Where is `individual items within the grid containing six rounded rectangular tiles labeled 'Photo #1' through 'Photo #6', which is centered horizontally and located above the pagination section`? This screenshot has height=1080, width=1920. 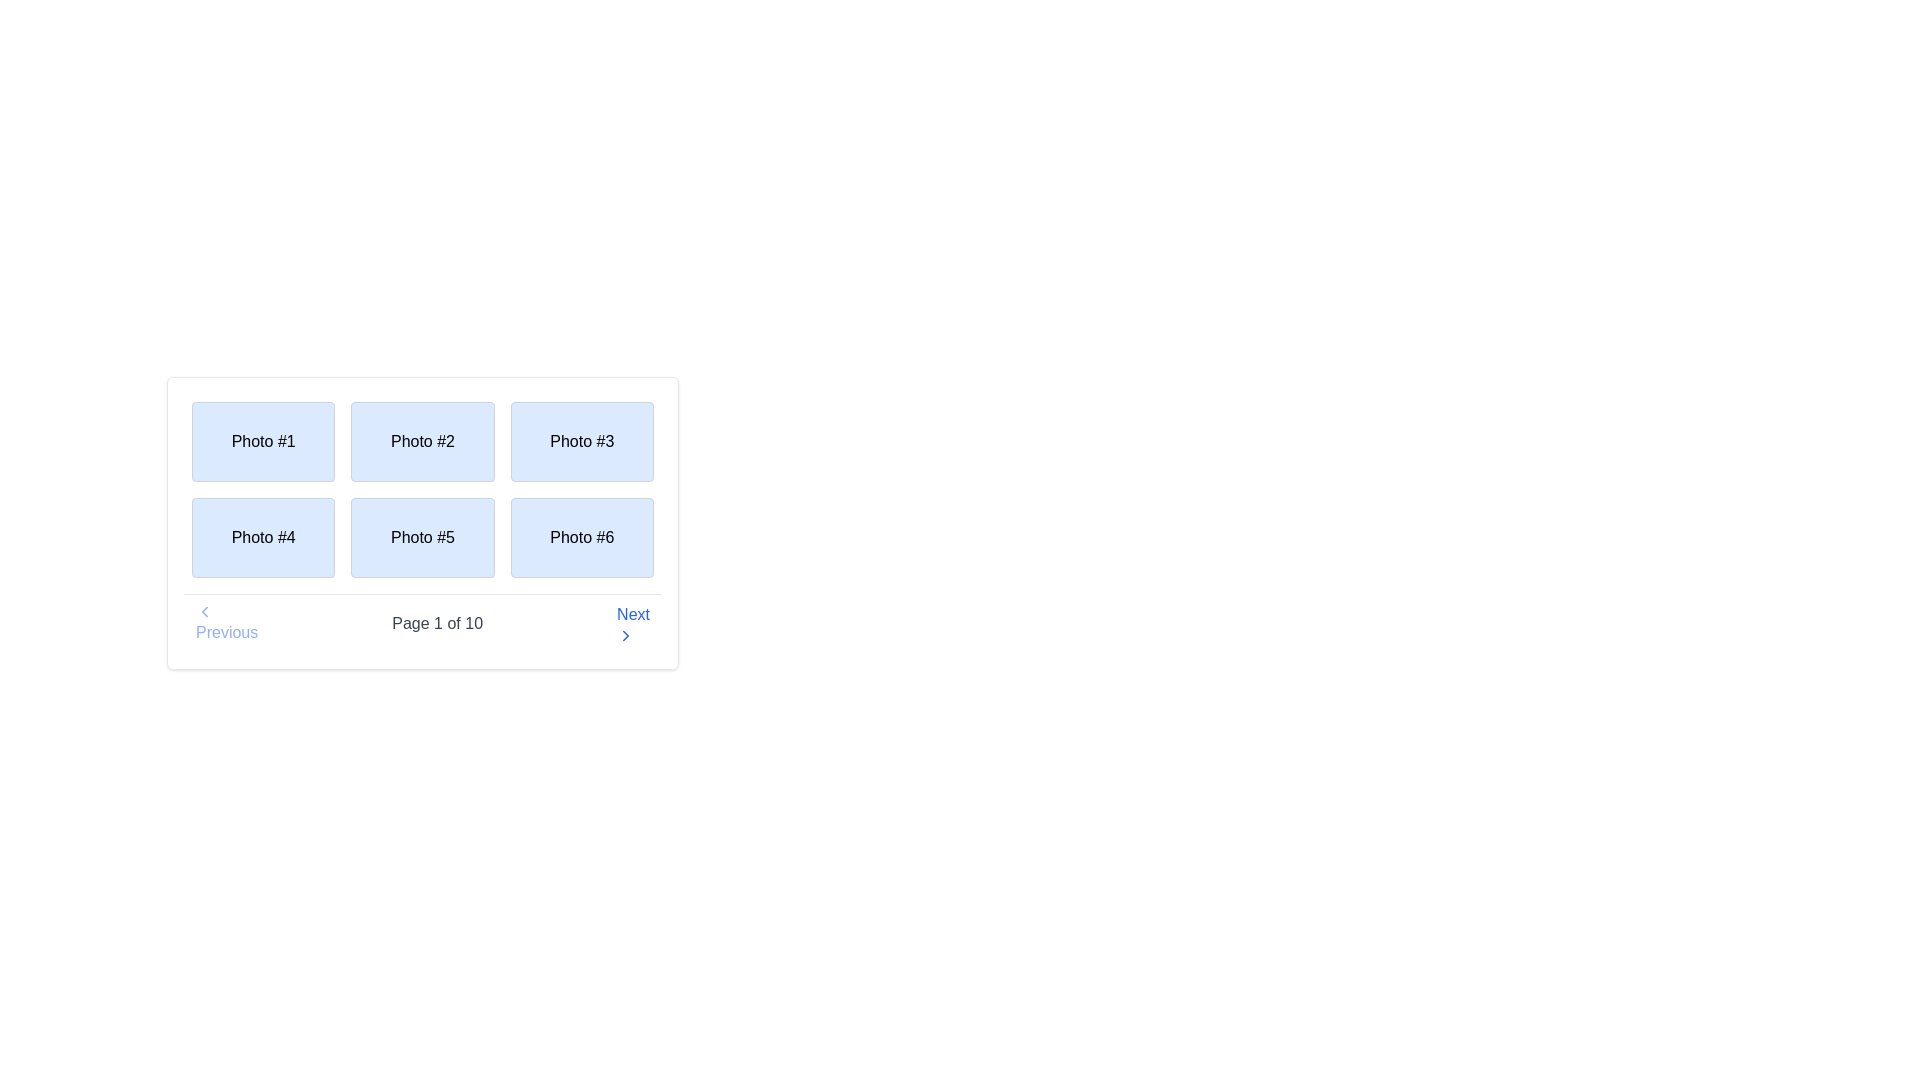
individual items within the grid containing six rounded rectangular tiles labeled 'Photo #1' through 'Photo #6', which is centered horizontally and located above the pagination section is located at coordinates (421, 489).